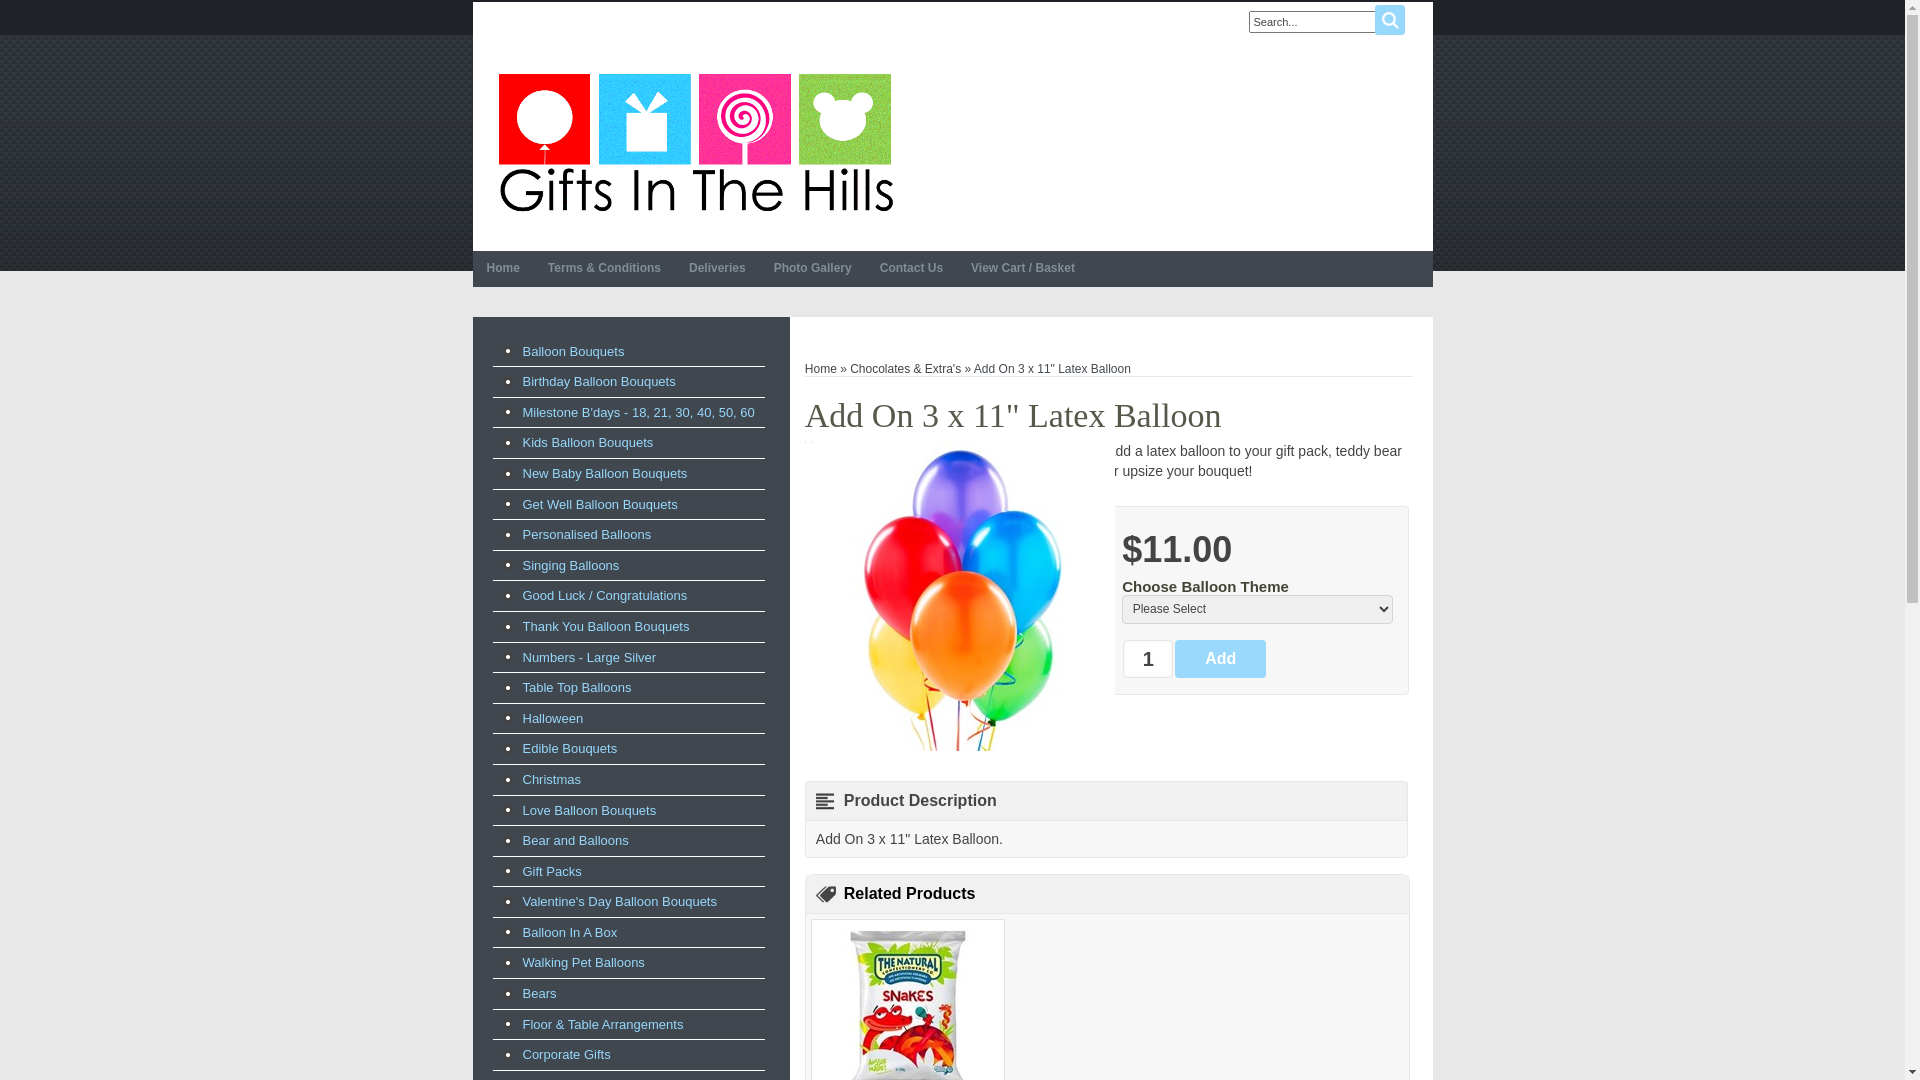  I want to click on 'Terms & Conditions', so click(533, 268).